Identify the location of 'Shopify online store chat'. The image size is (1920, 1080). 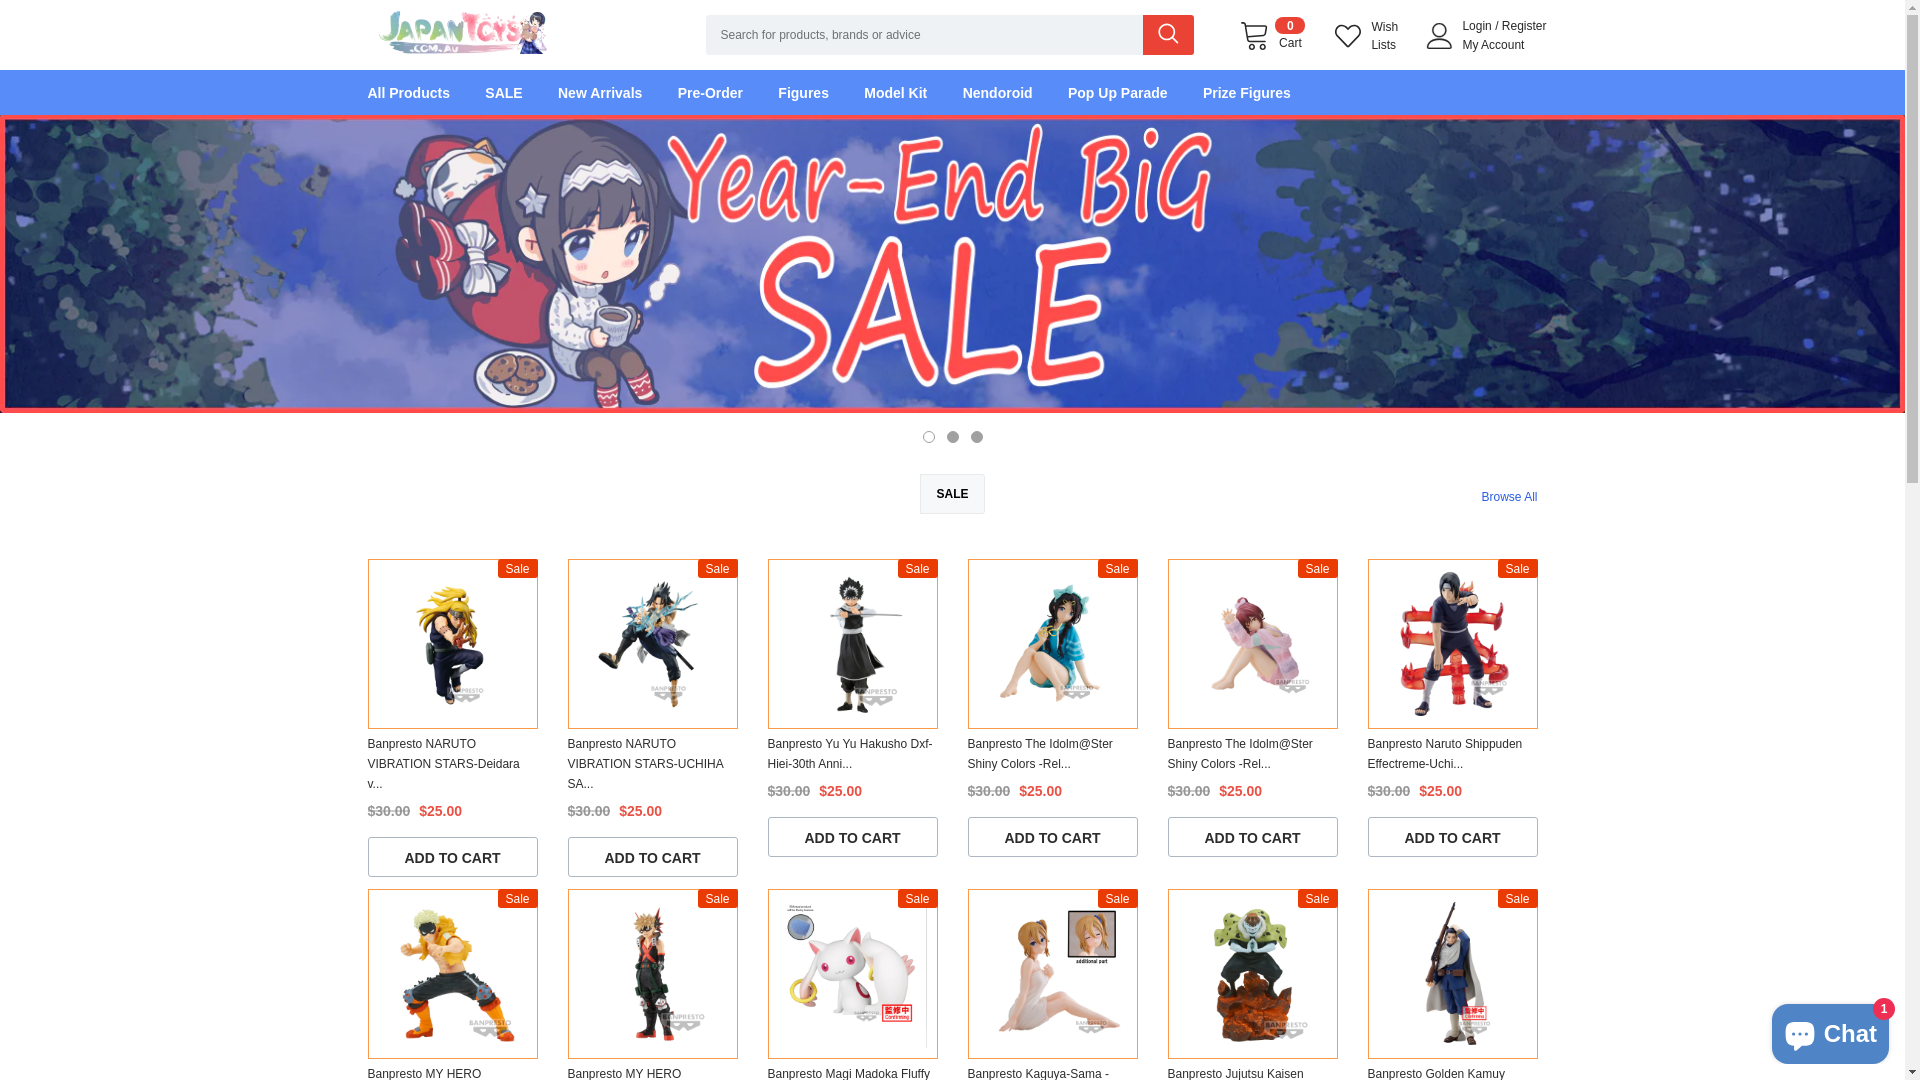
(1830, 1029).